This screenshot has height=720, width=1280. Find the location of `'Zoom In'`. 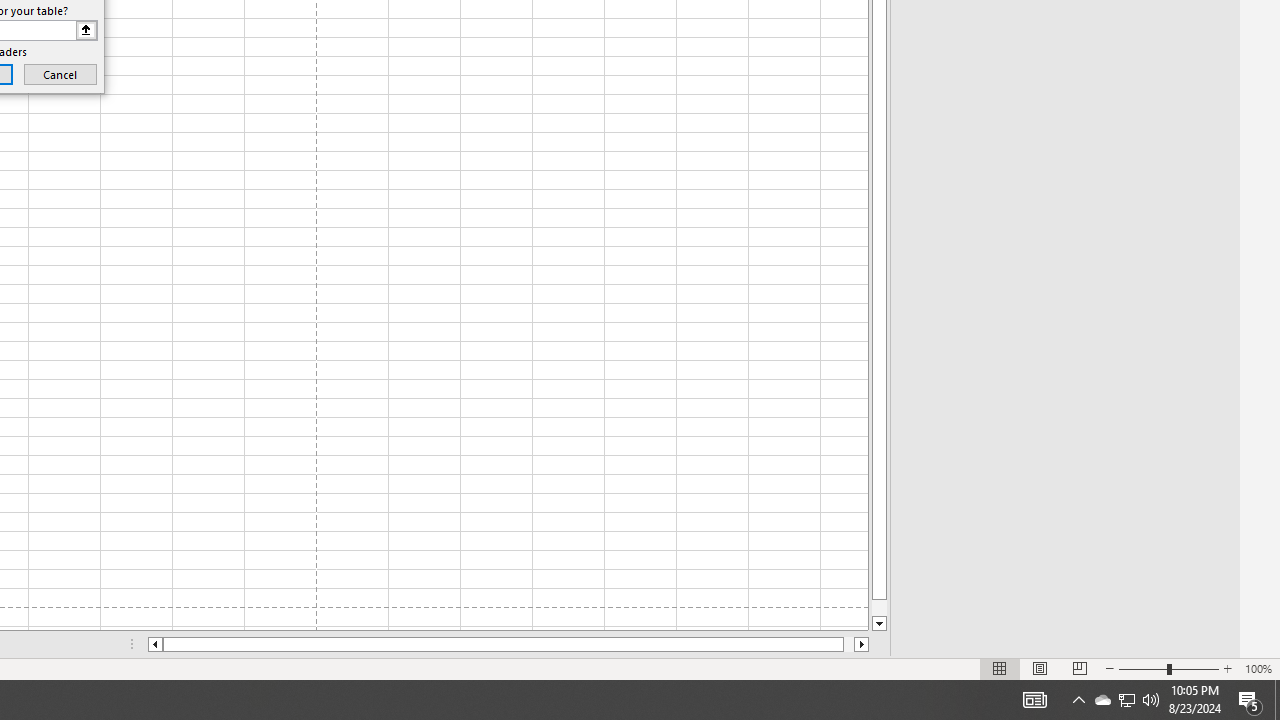

'Zoom In' is located at coordinates (1226, 669).